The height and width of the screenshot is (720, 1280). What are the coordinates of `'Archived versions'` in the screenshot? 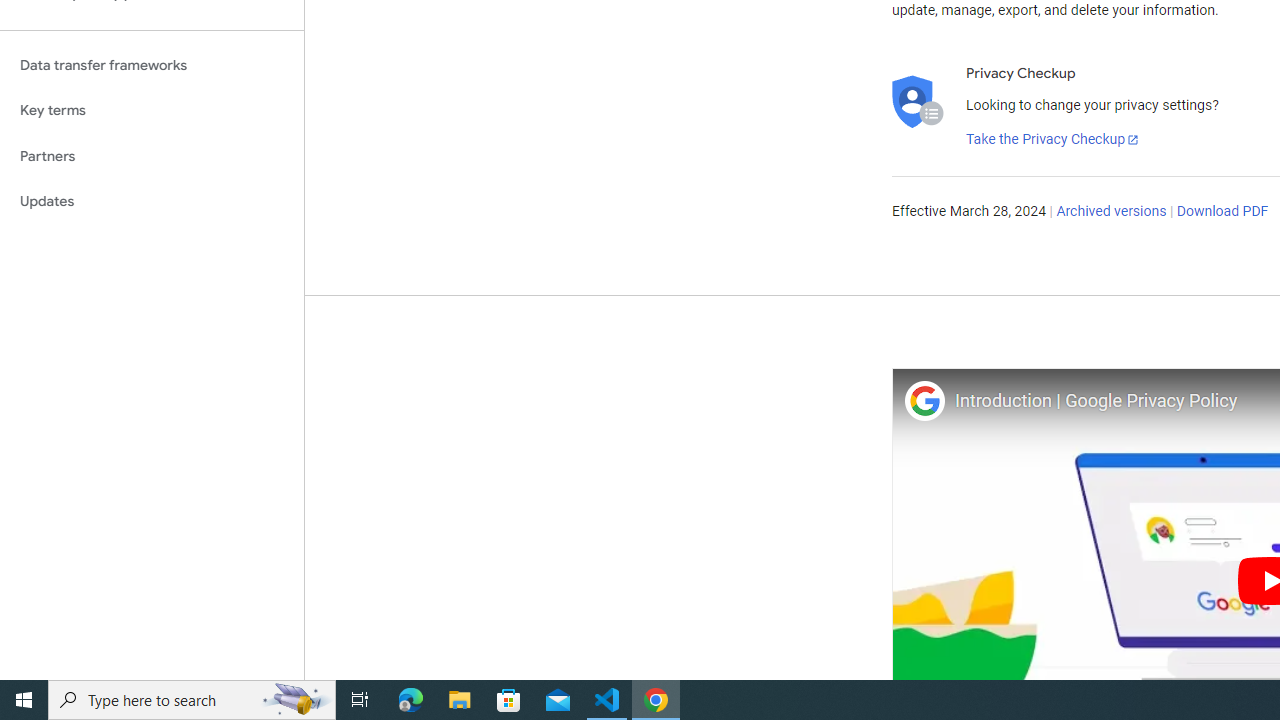 It's located at (1110, 212).